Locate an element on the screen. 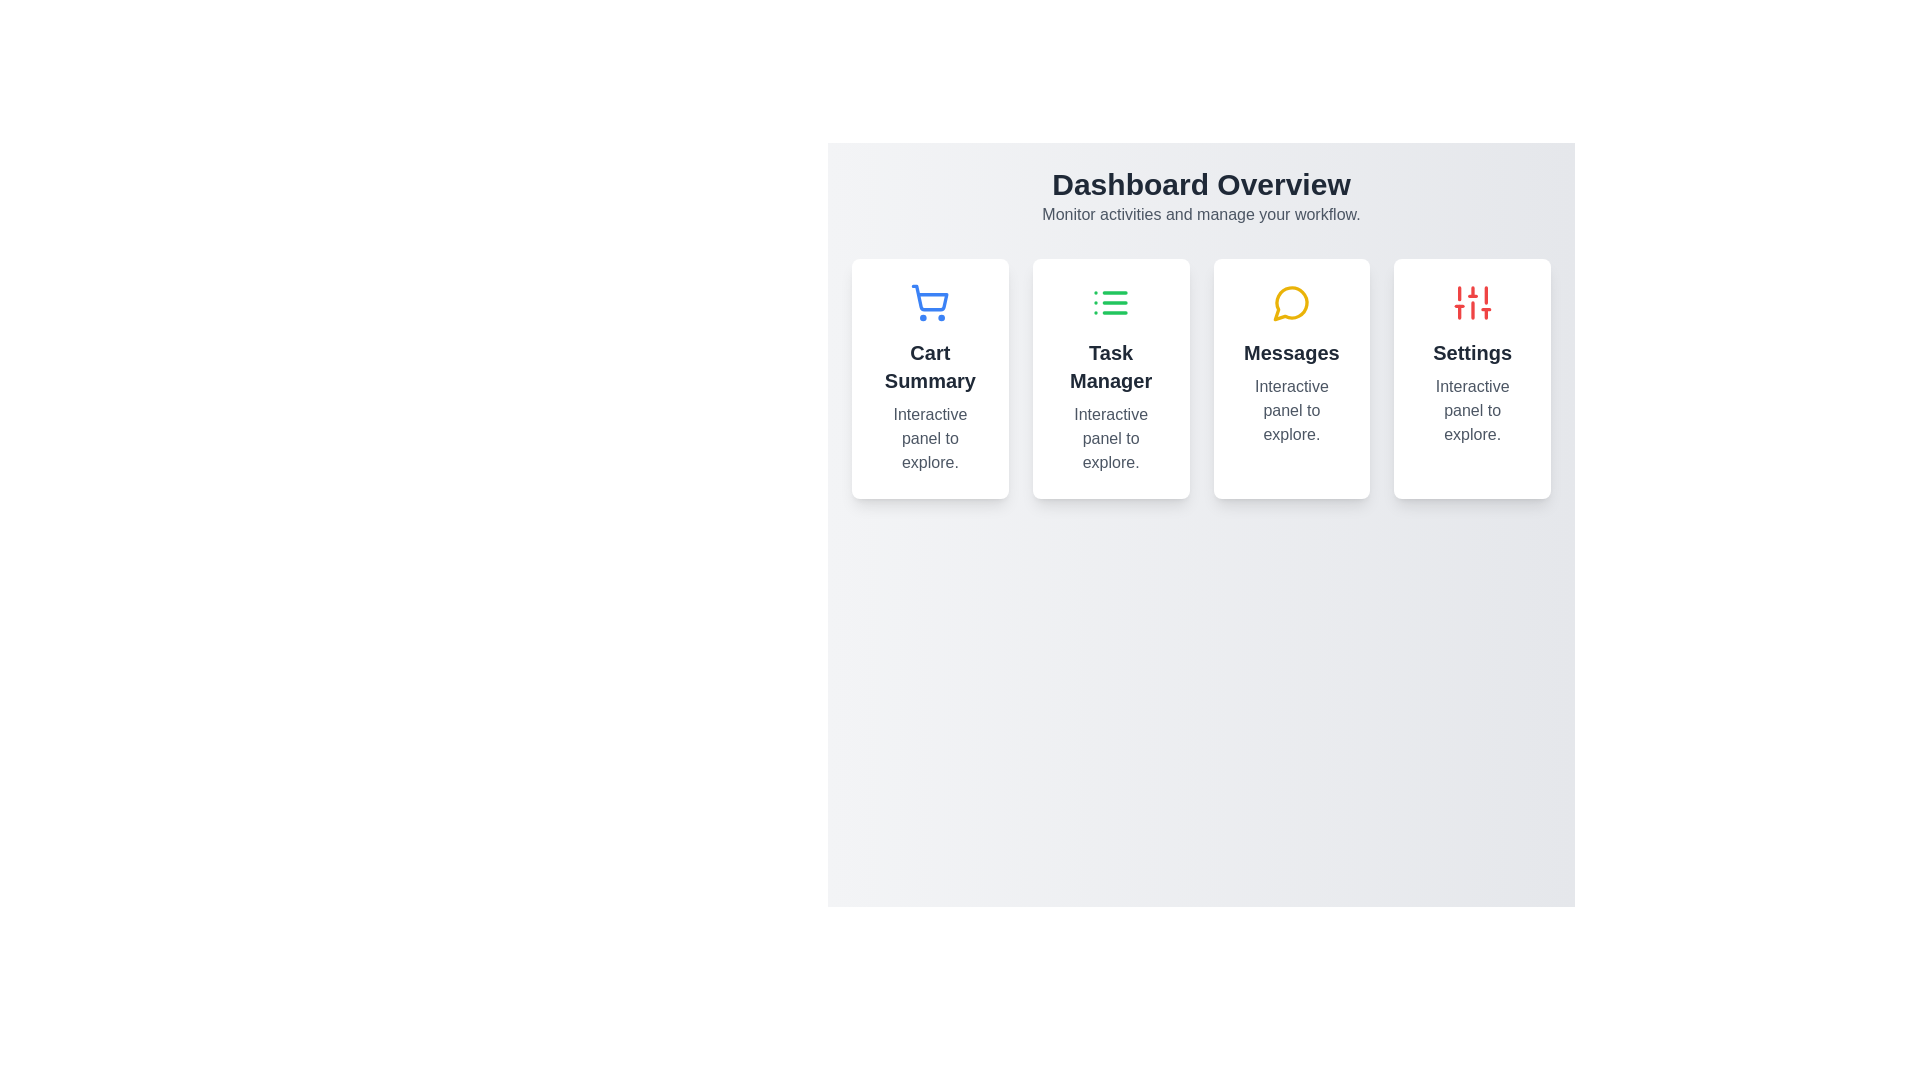 Image resolution: width=1920 pixels, height=1080 pixels. the 'Messages' header text element, which is displayed in bold and large font, centered within its card, and located as the third header among a set of cards is located at coordinates (1291, 352).